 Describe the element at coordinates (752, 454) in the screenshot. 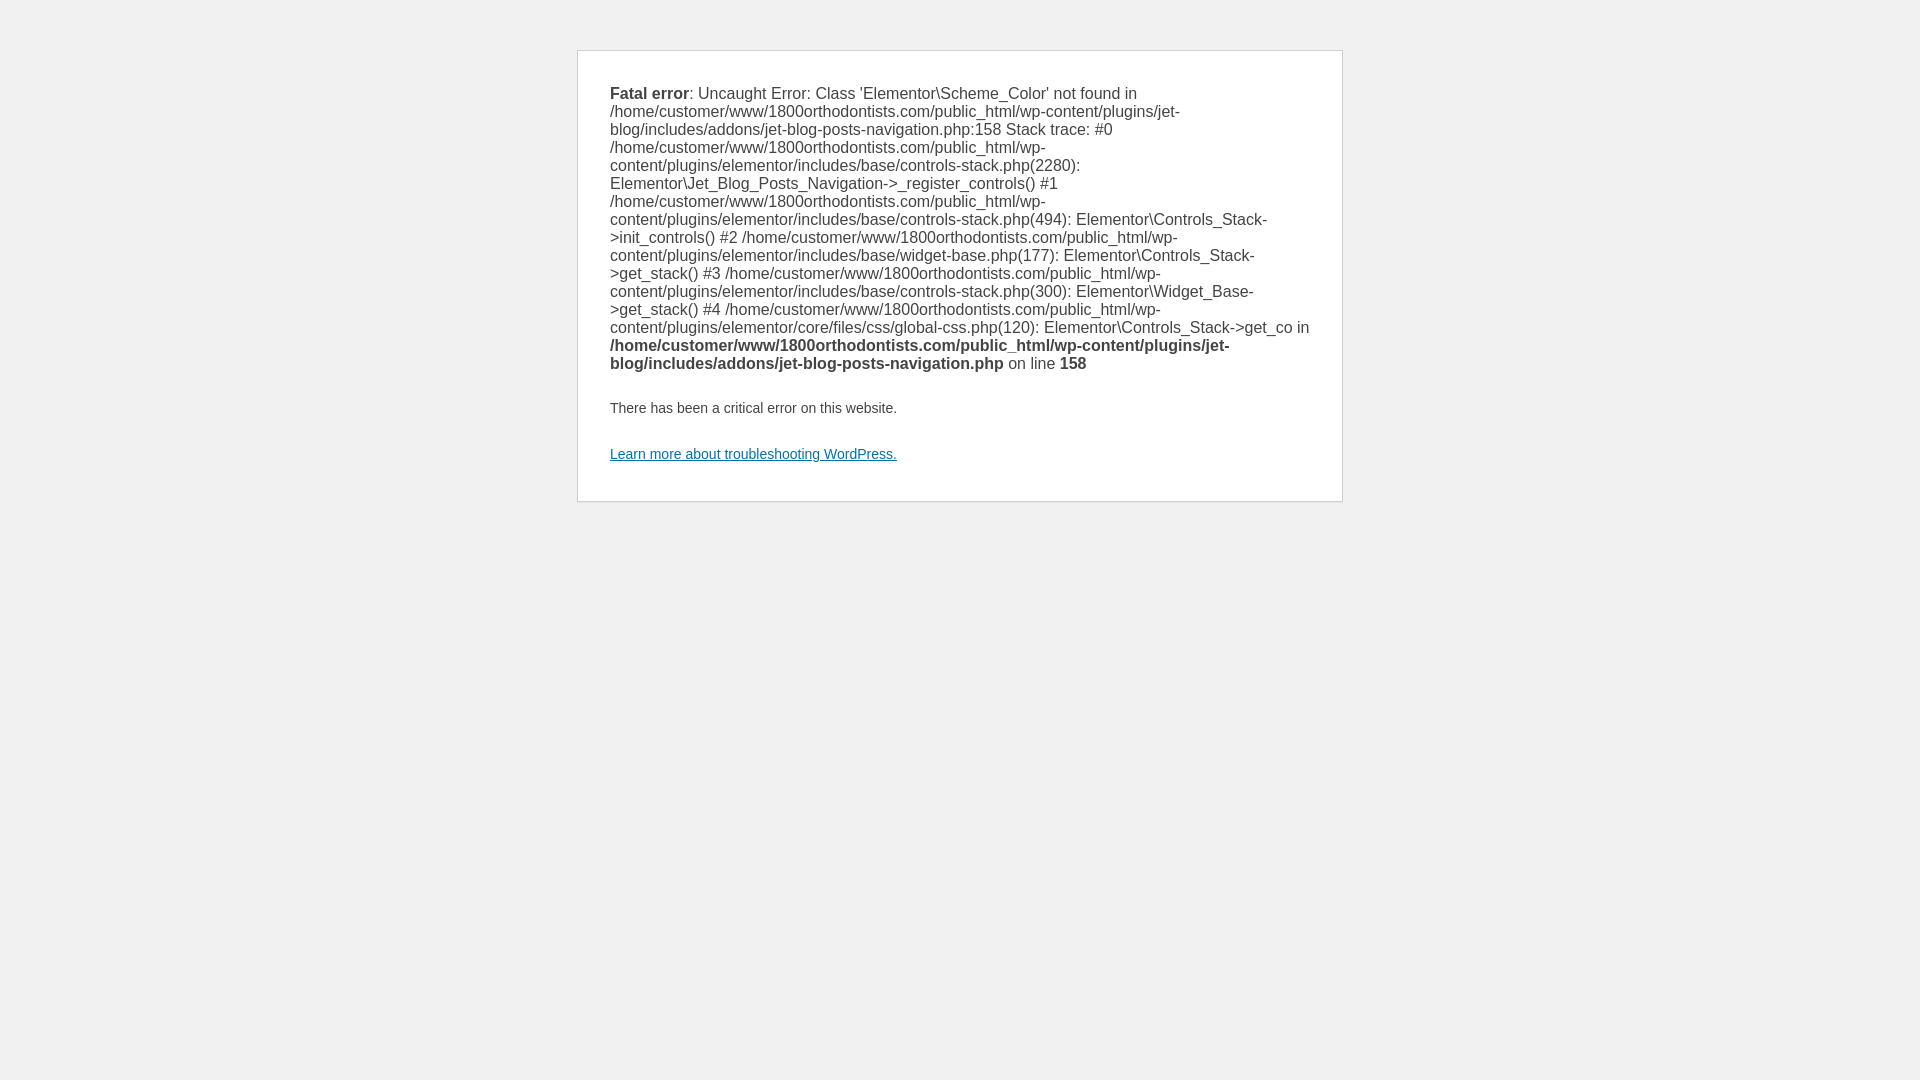

I see `'Learn more about troubleshooting WordPress.'` at that location.